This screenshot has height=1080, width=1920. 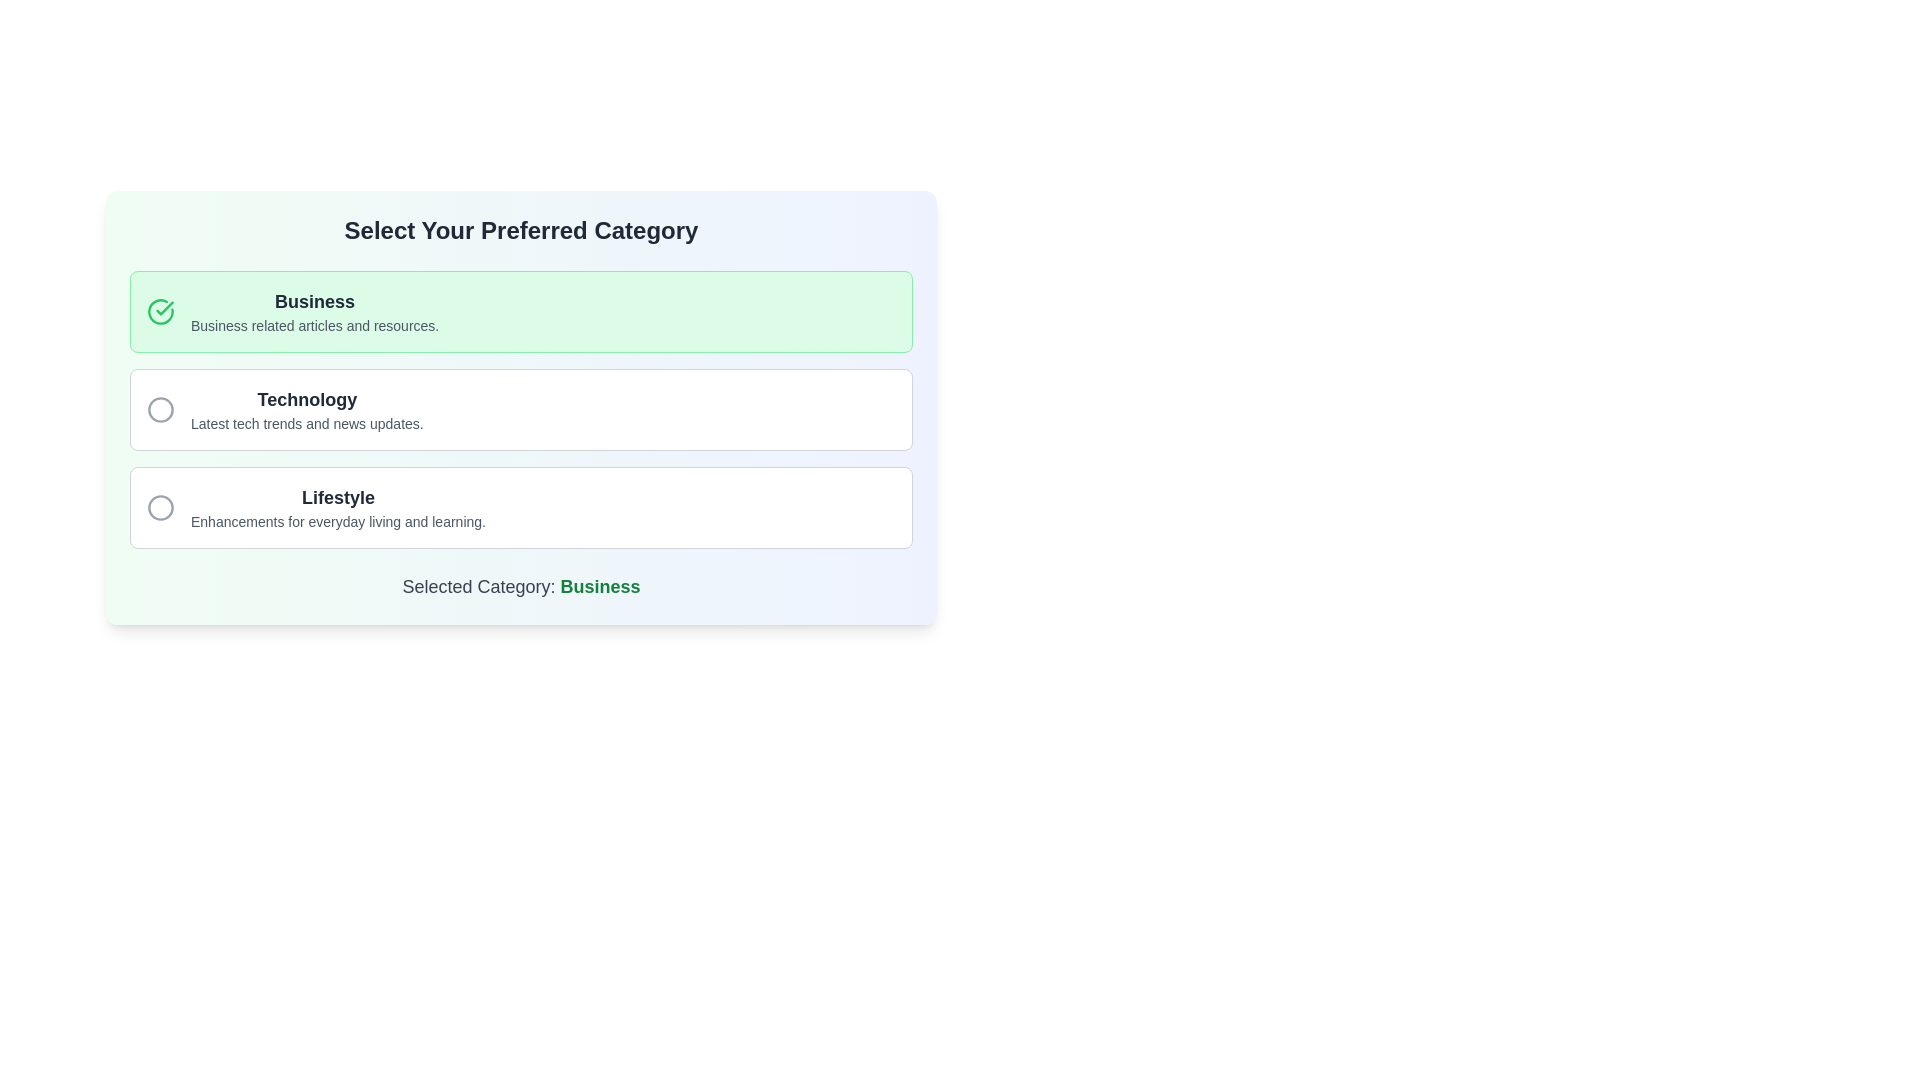 What do you see at coordinates (338, 496) in the screenshot?
I see `the 'Lifestyle' category label in the category selection list, which is located in the third option group, immediately above the descriptive text for this section` at bounding box center [338, 496].